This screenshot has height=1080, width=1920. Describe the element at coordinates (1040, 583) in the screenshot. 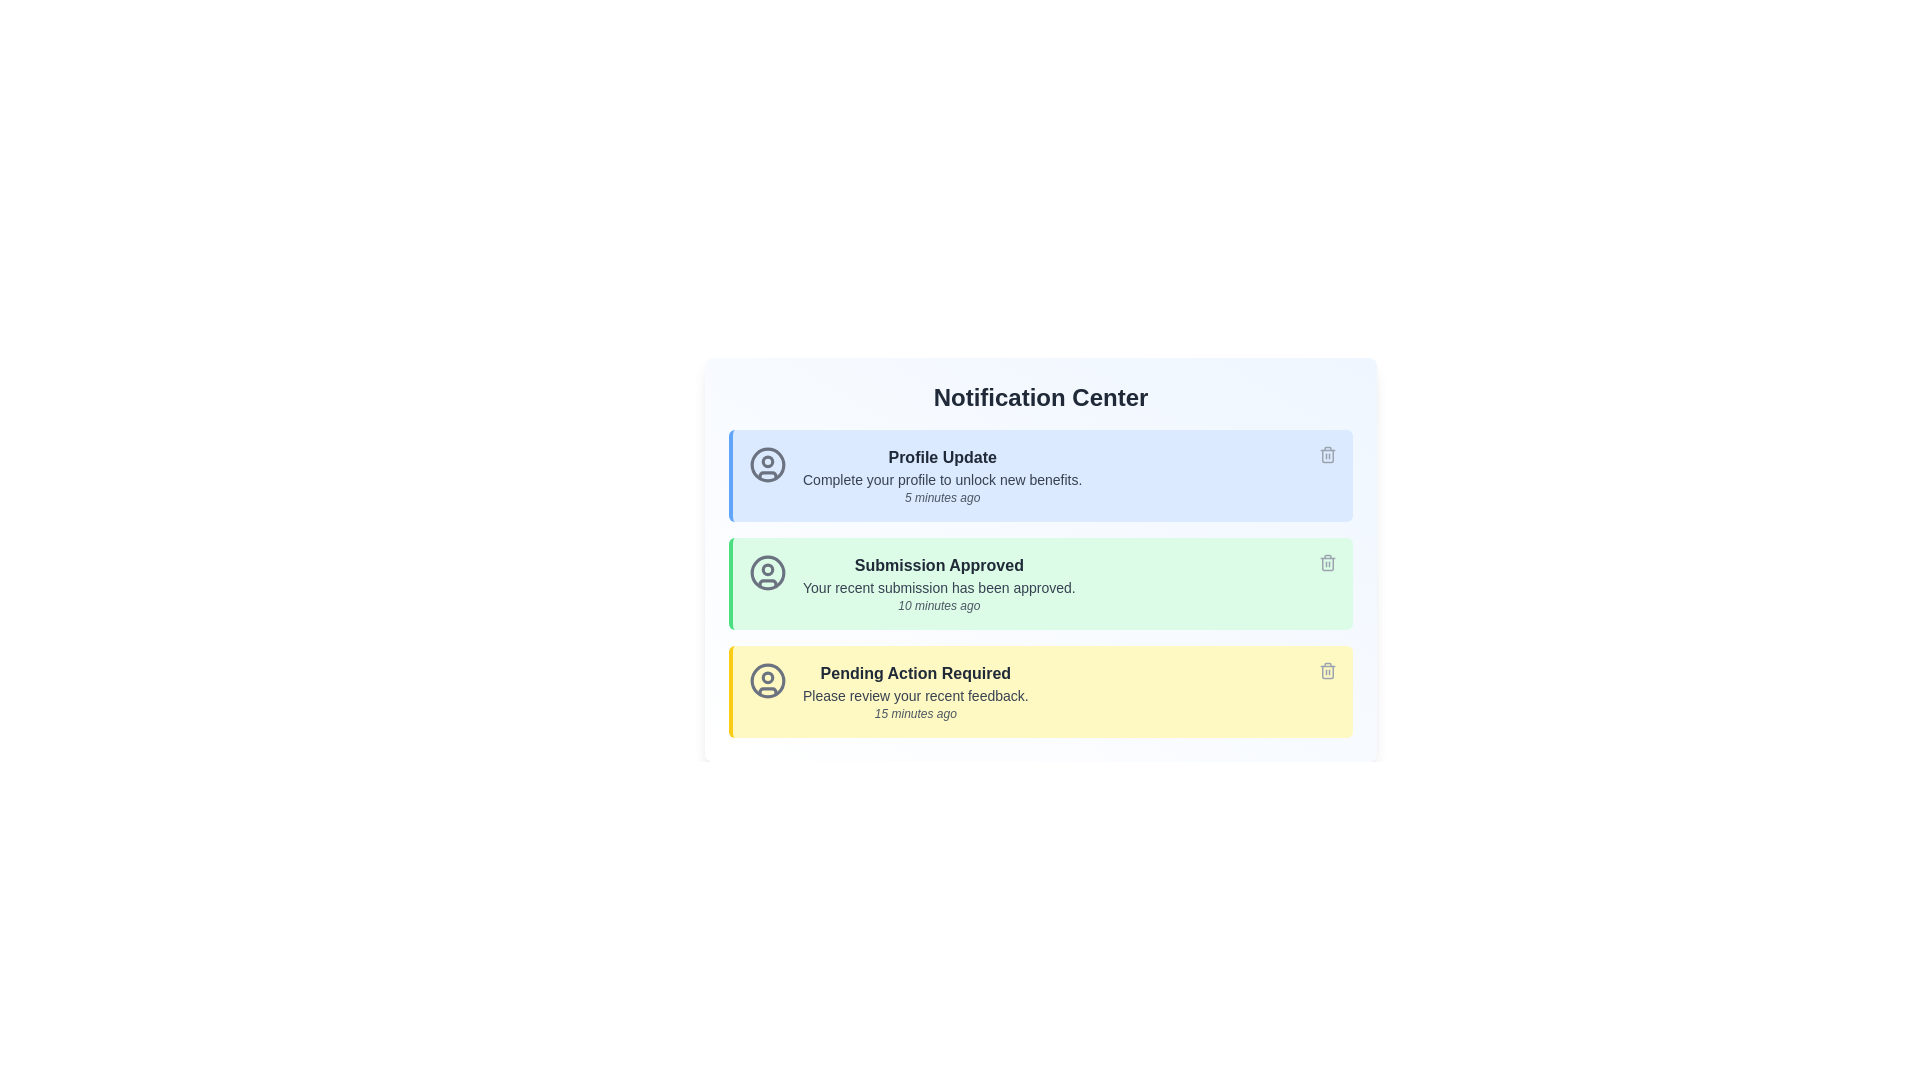

I see `the second notification card in the 'Notification Center' that informs the user about the update titled 'Submission Approved.'` at that location.